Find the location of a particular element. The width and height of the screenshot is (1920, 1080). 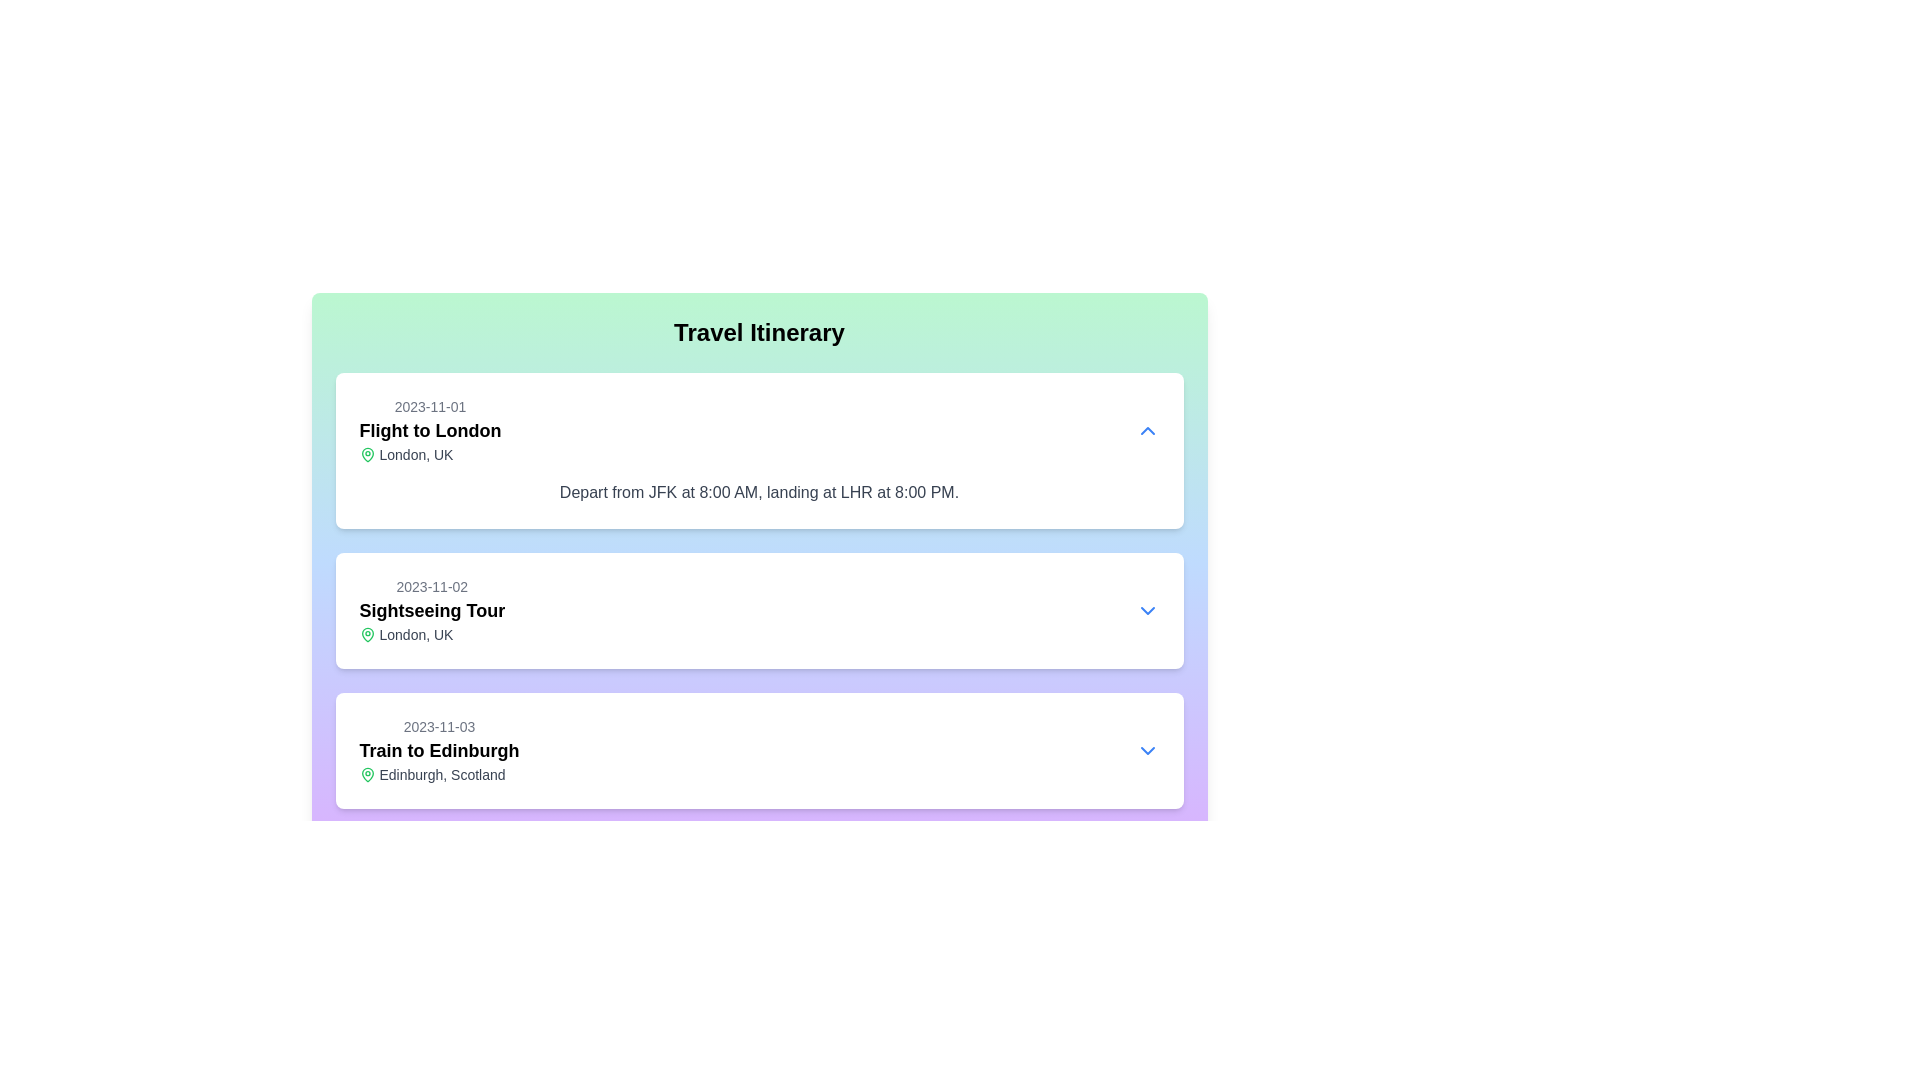

the text displaying 'London, UK' located beneath the 'Flight to London' title to show more details about the location is located at coordinates (429, 455).